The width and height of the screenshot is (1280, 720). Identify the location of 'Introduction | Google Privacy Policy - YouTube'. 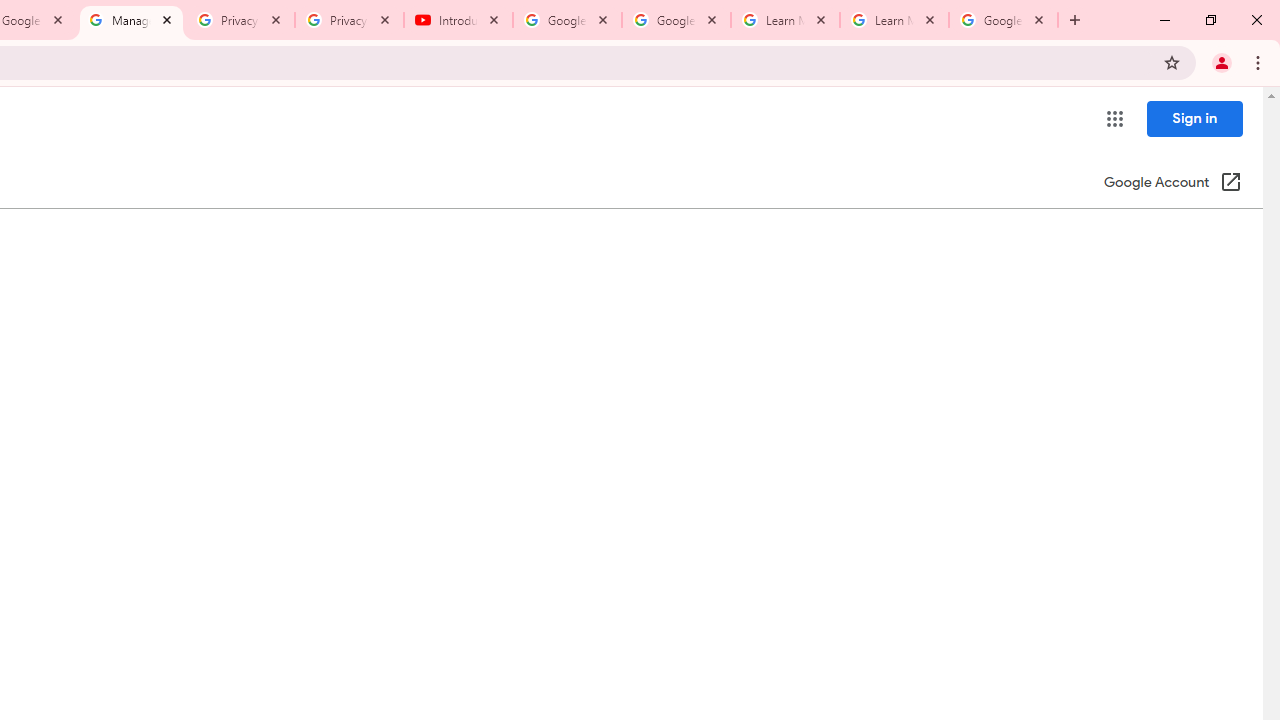
(457, 20).